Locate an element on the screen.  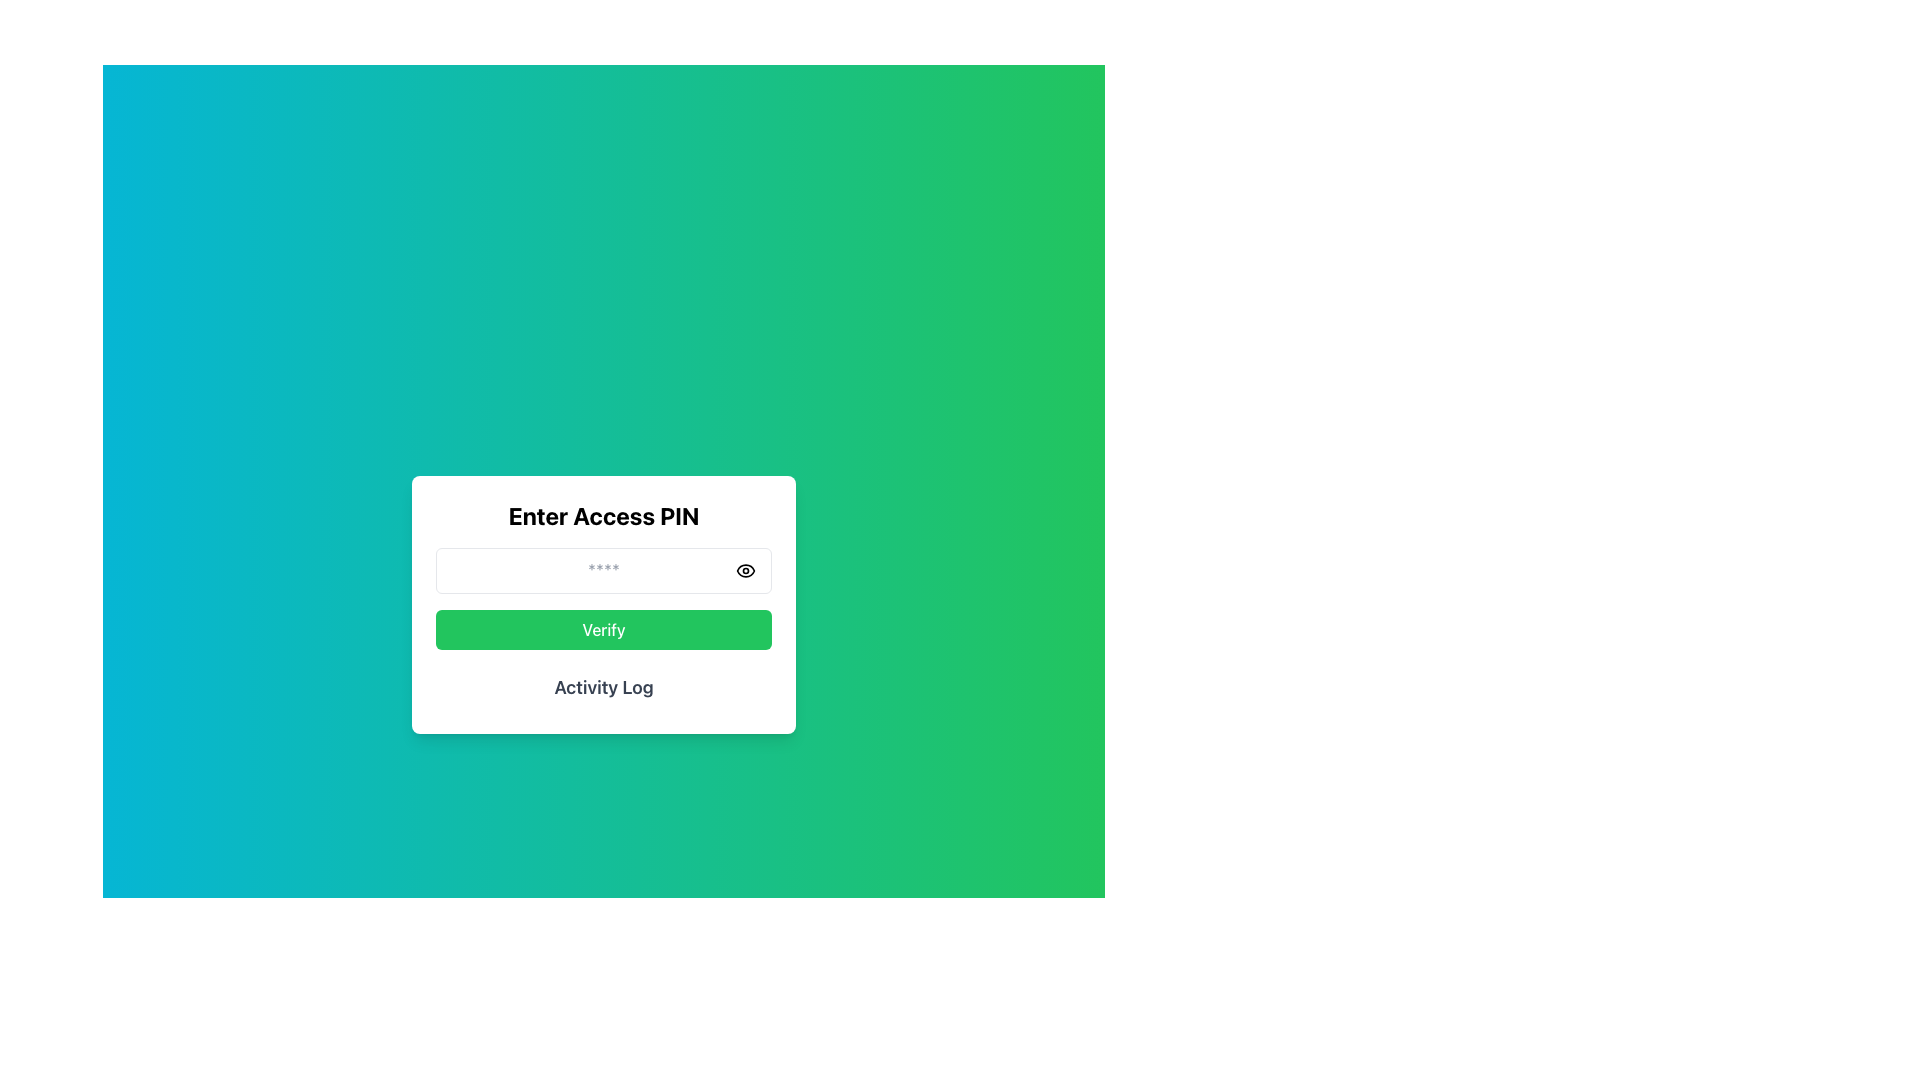
the Text label indicating activity logging or history, which is positioned below the green 'Verify' button is located at coordinates (603, 686).